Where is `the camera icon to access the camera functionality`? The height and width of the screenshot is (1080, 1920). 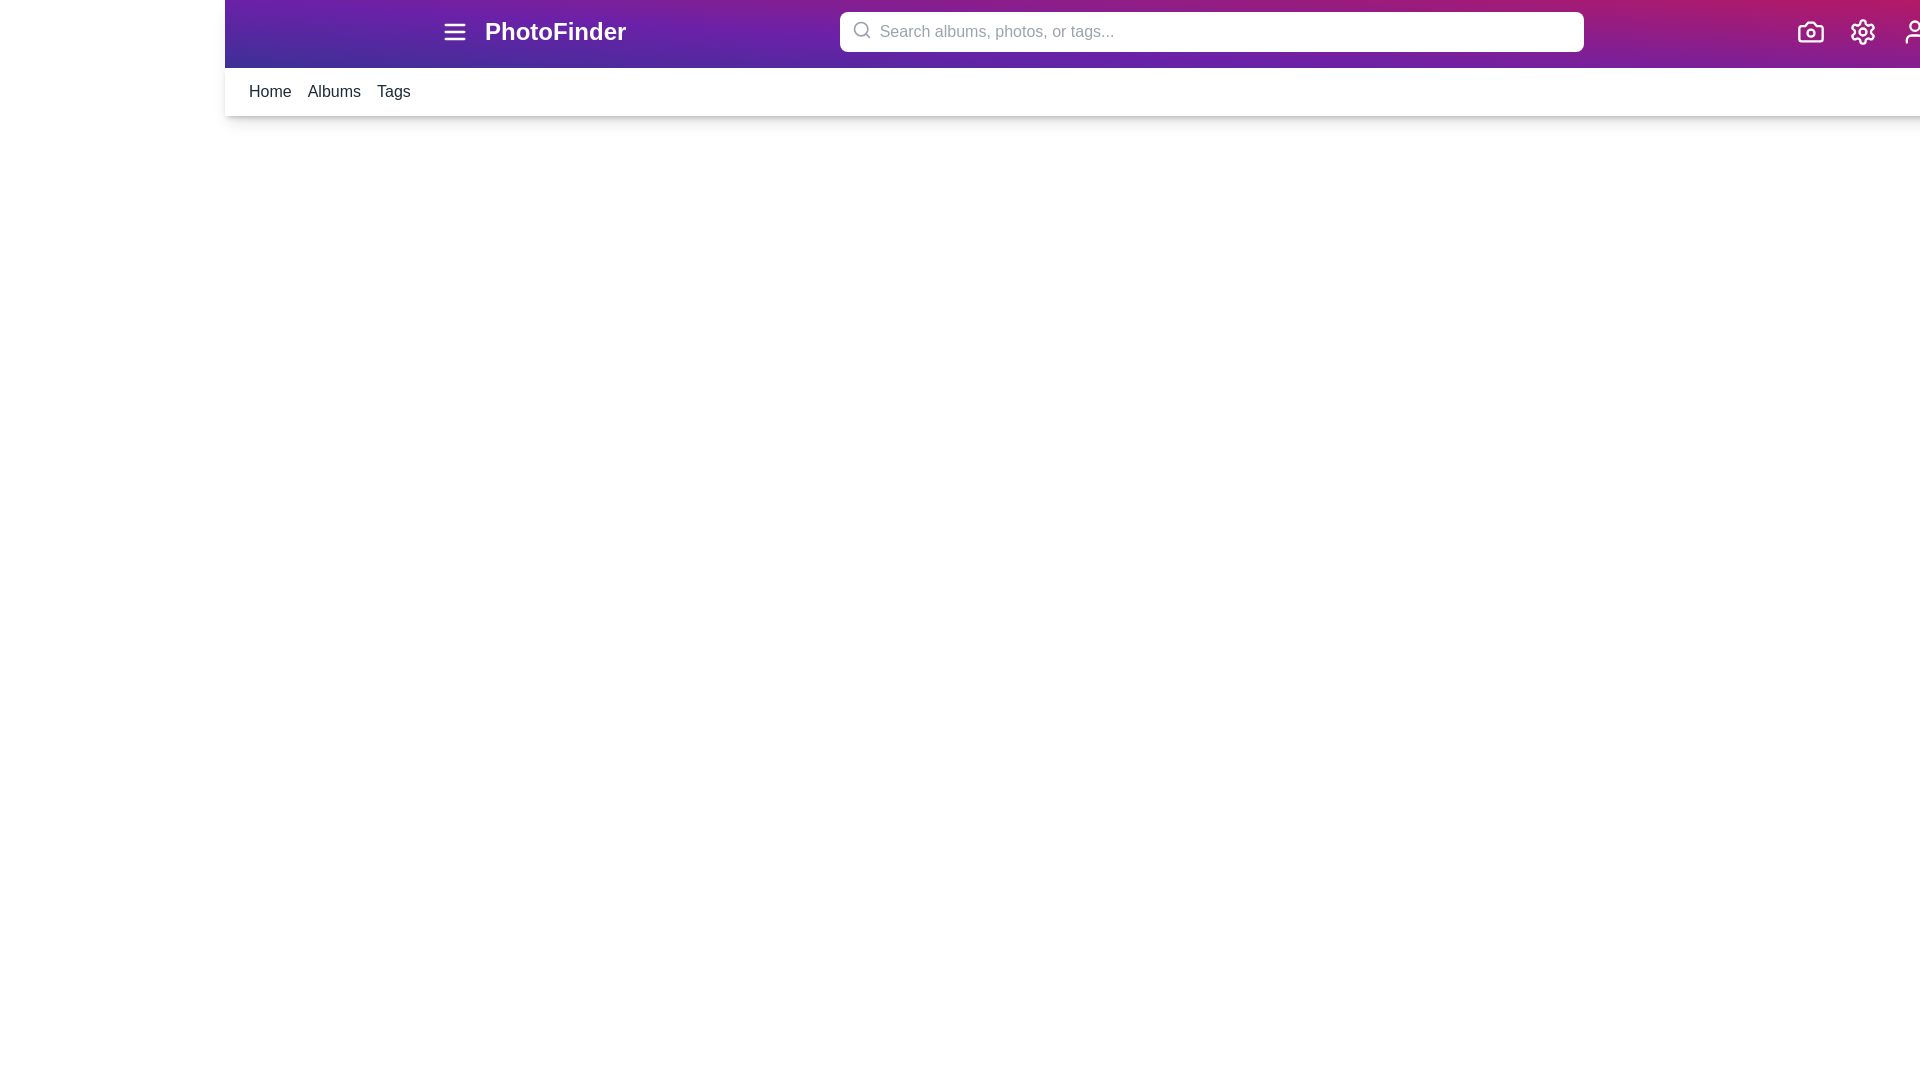
the camera icon to access the camera functionality is located at coordinates (1810, 31).